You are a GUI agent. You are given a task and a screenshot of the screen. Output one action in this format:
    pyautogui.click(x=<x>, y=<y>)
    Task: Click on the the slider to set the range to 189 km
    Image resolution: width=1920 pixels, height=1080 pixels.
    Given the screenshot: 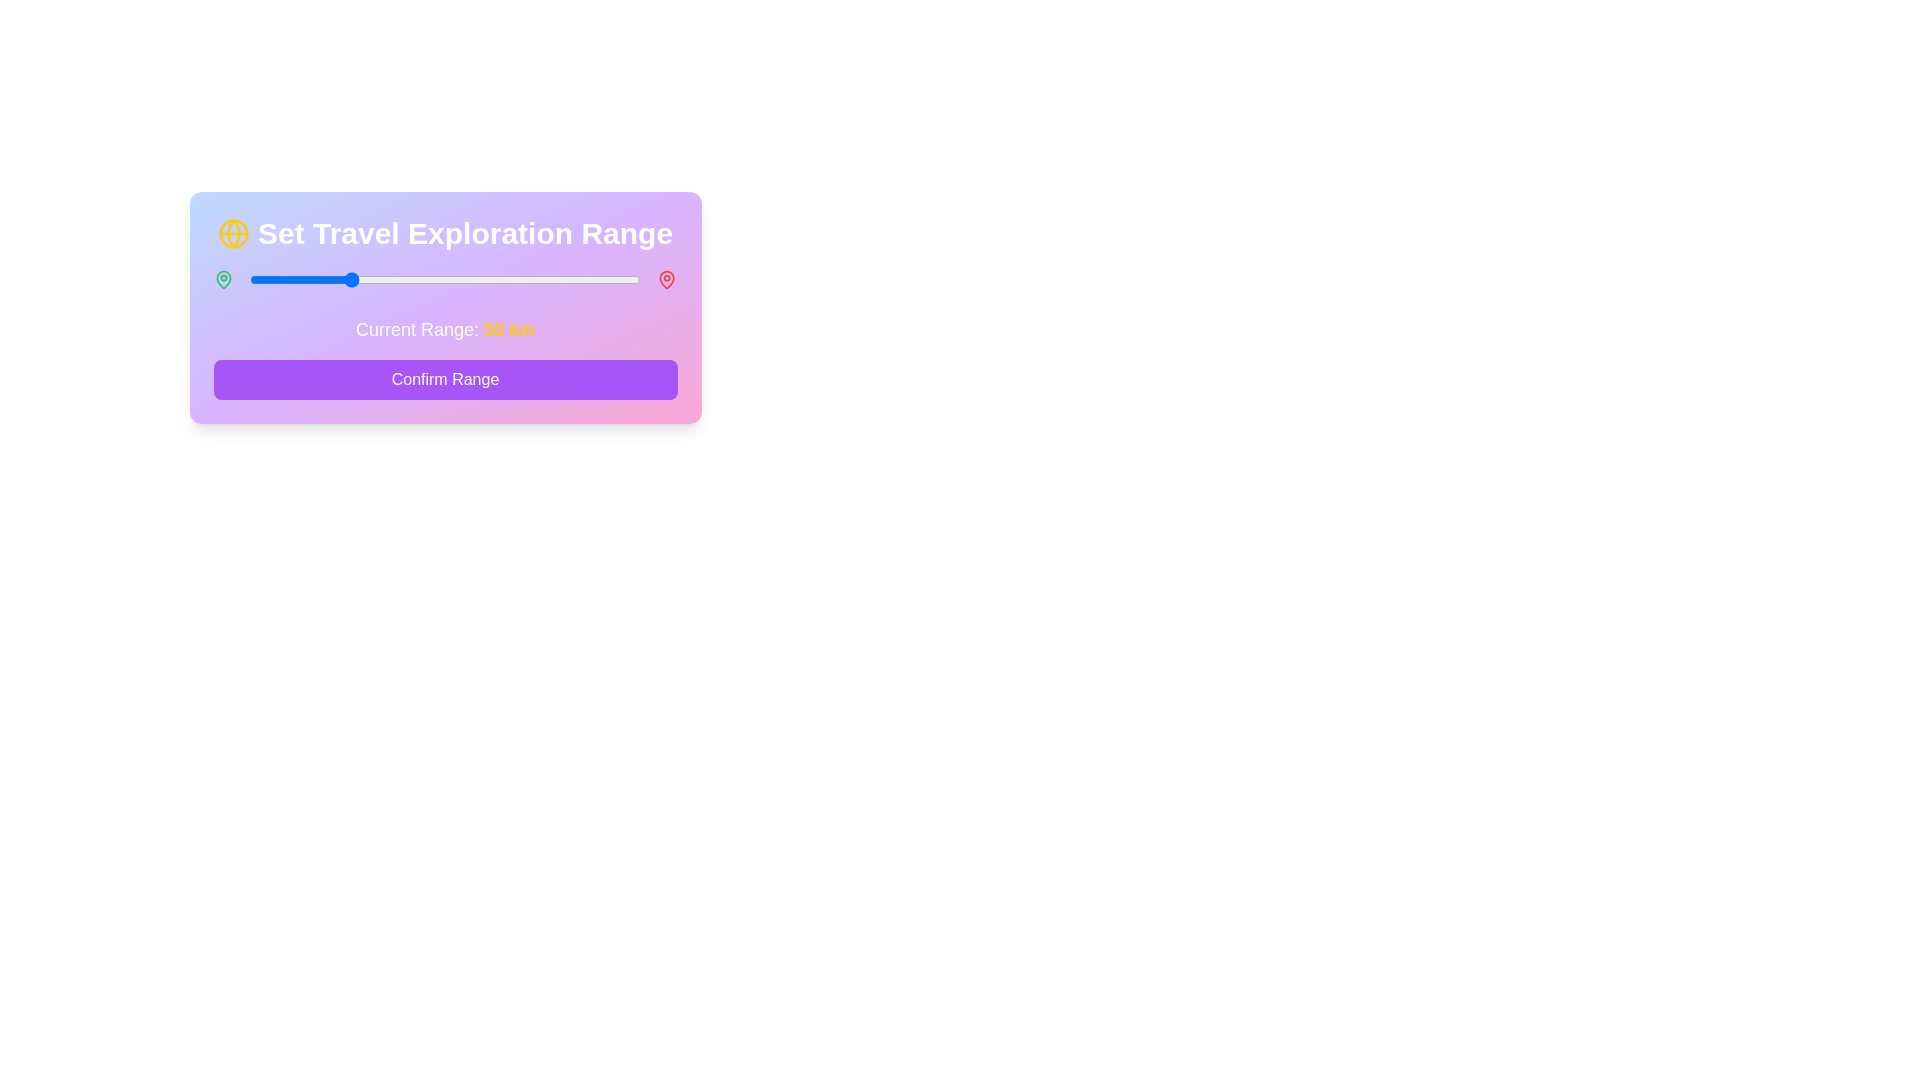 What is the action you would take?
    pyautogui.click(x=618, y=280)
    